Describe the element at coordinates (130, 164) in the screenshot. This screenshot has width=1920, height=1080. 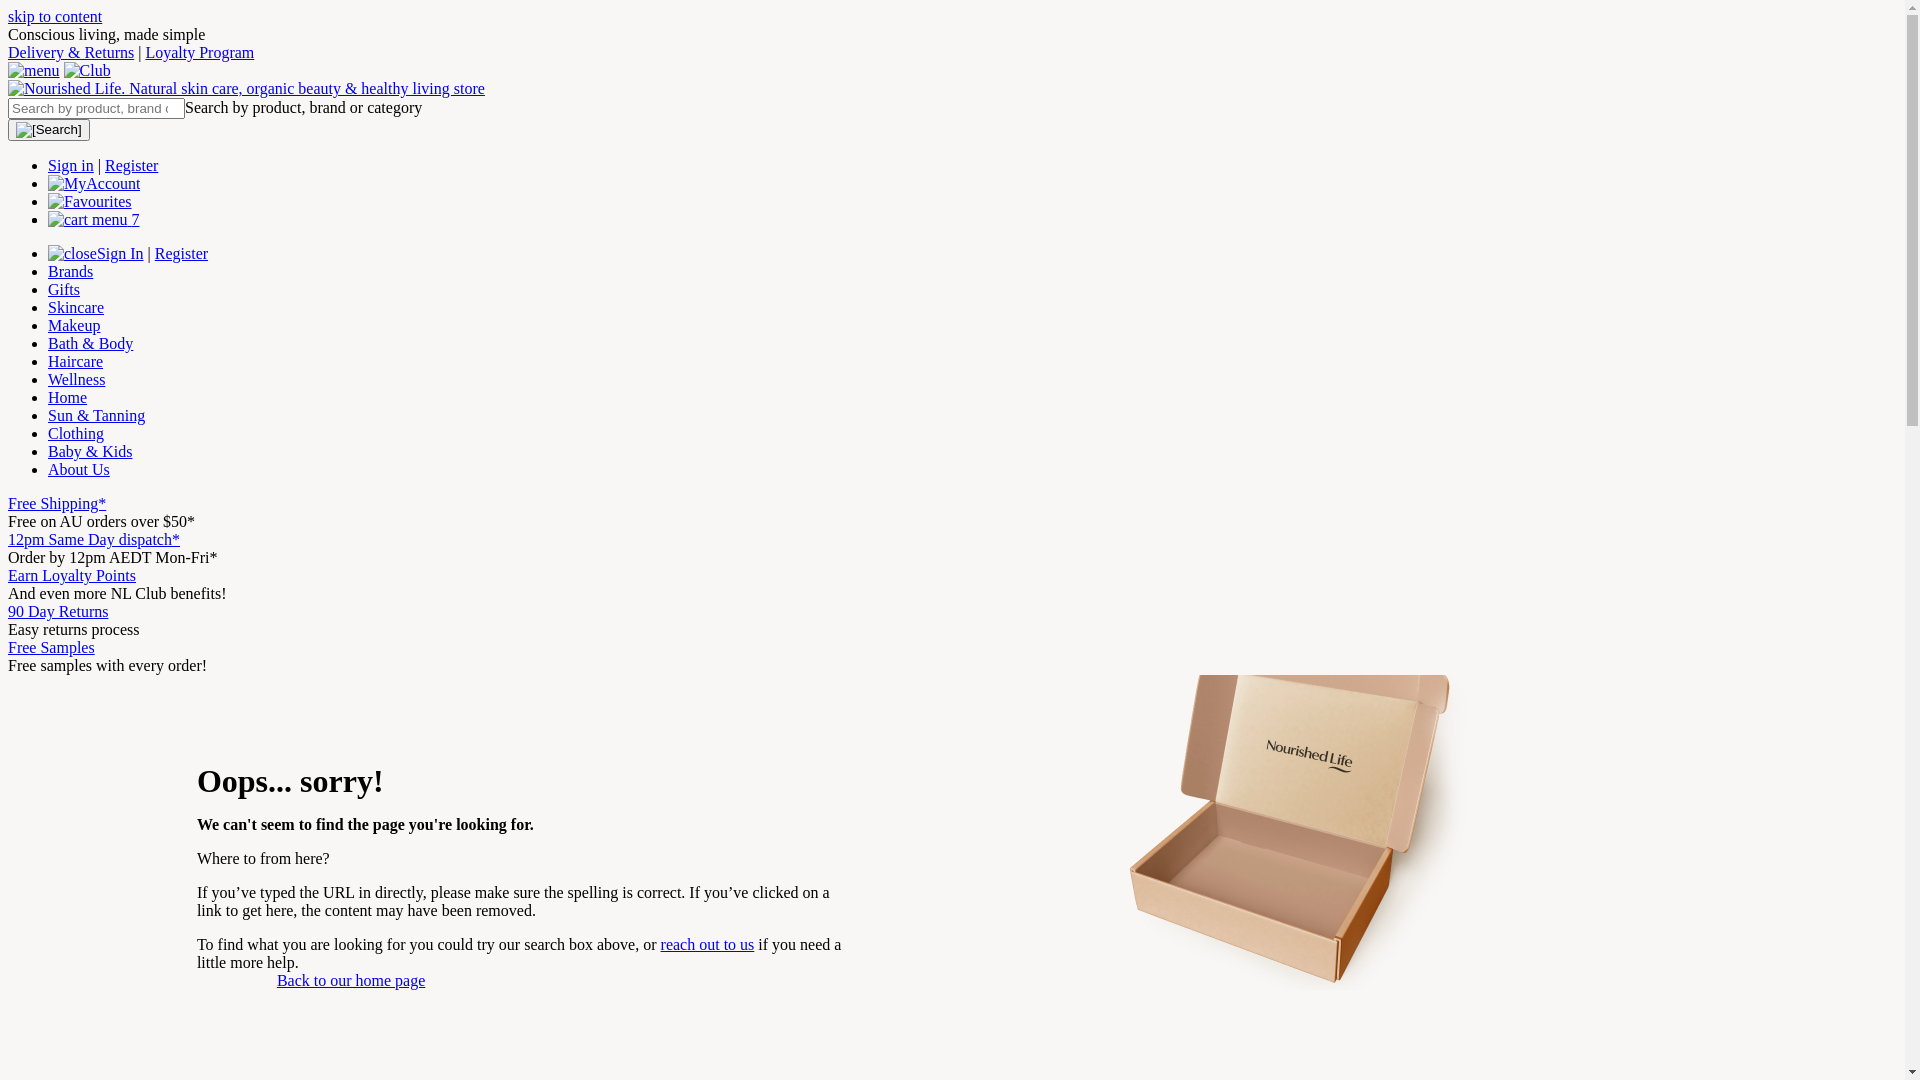
I see `'Register'` at that location.